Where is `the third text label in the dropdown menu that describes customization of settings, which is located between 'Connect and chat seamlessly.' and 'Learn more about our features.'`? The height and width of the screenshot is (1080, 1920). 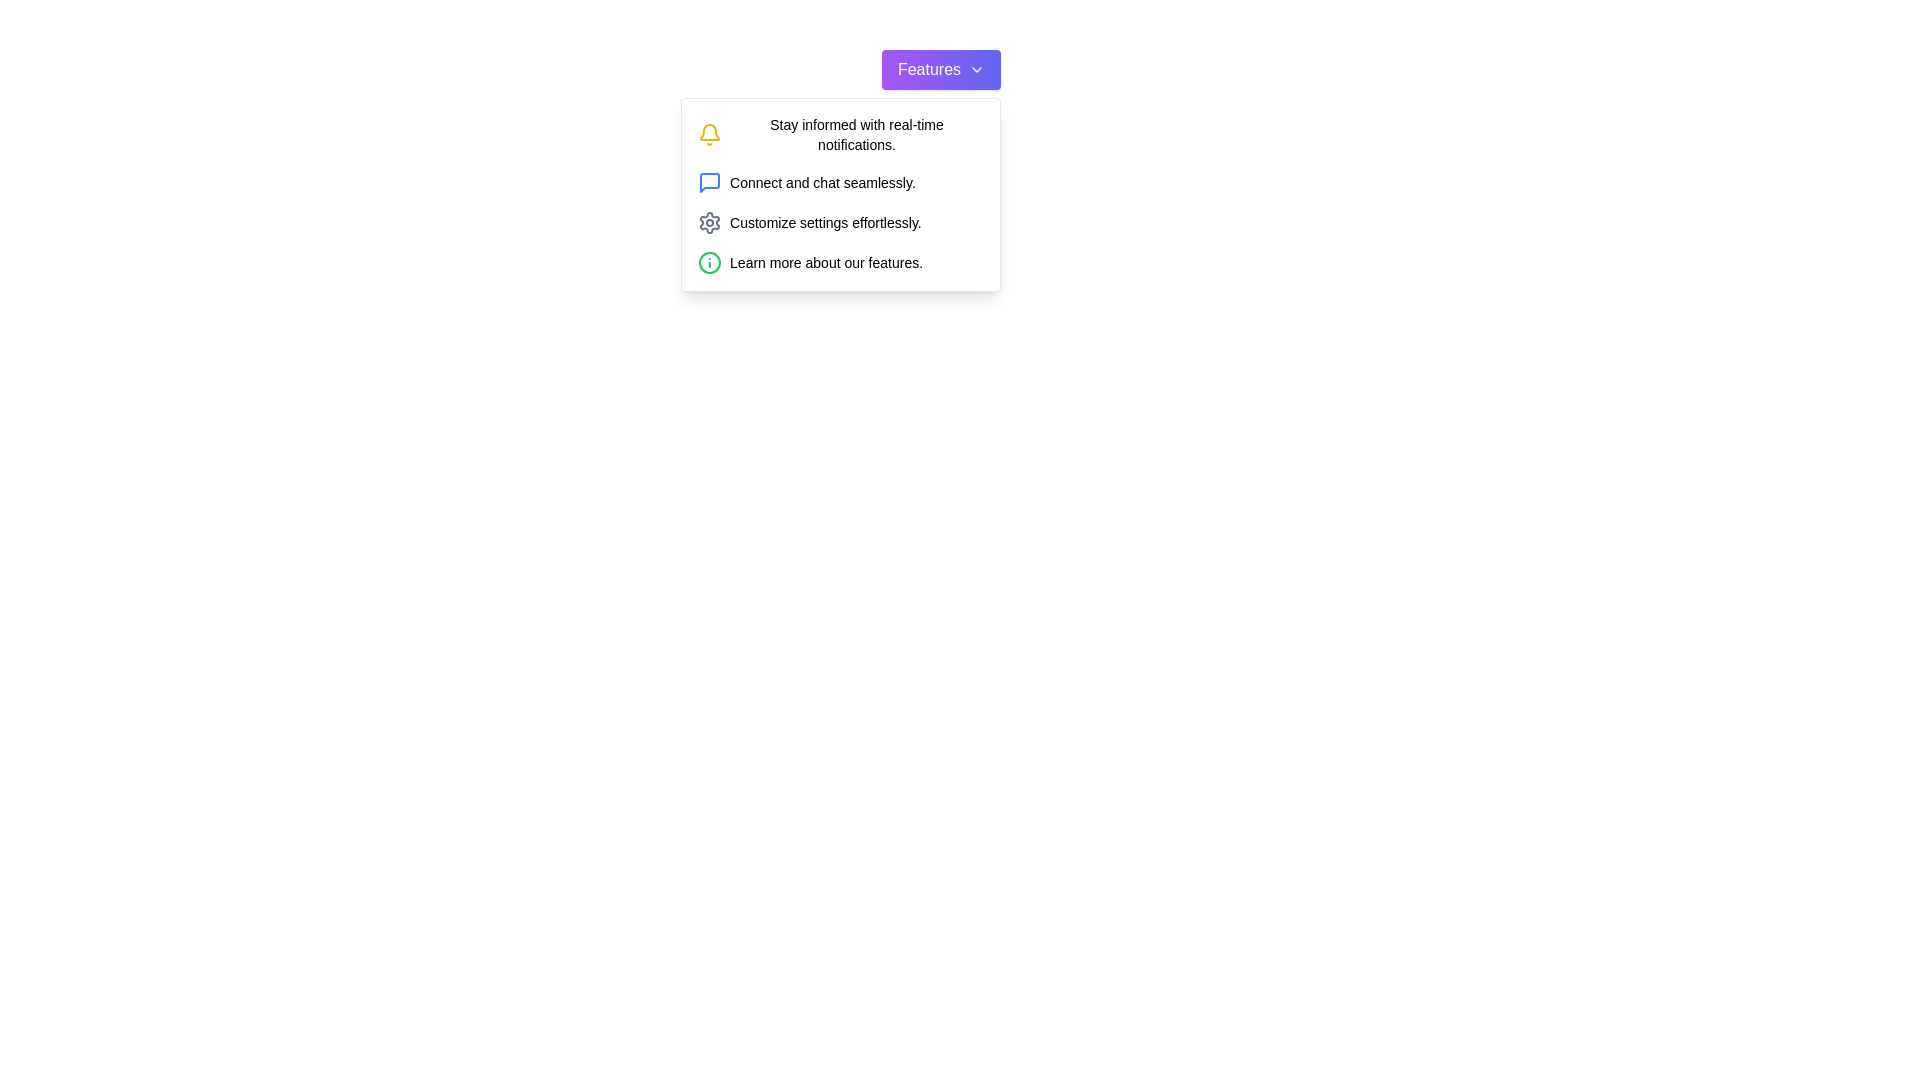
the third text label in the dropdown menu that describes customization of settings, which is located between 'Connect and chat seamlessly.' and 'Learn more about our features.' is located at coordinates (825, 223).